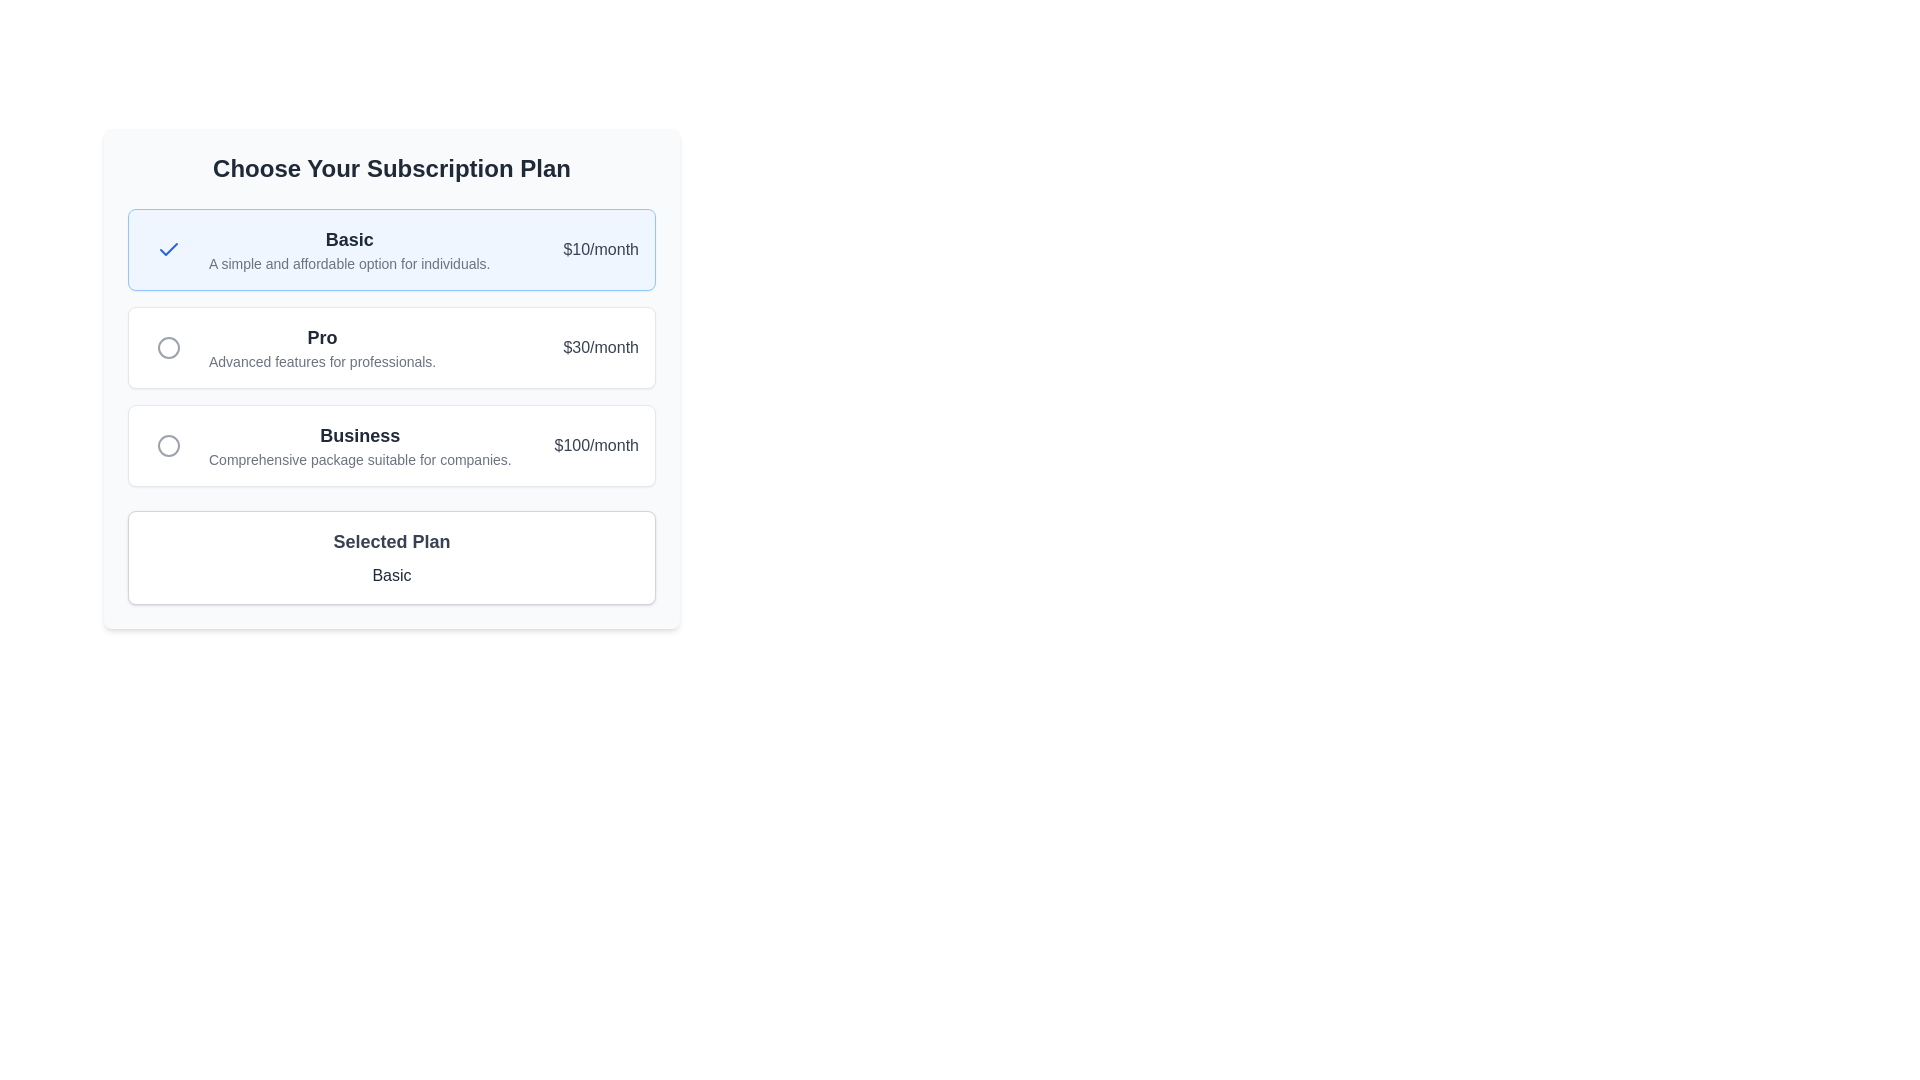 The height and width of the screenshot is (1080, 1920). I want to click on the 'Basic' text block, so click(349, 249).